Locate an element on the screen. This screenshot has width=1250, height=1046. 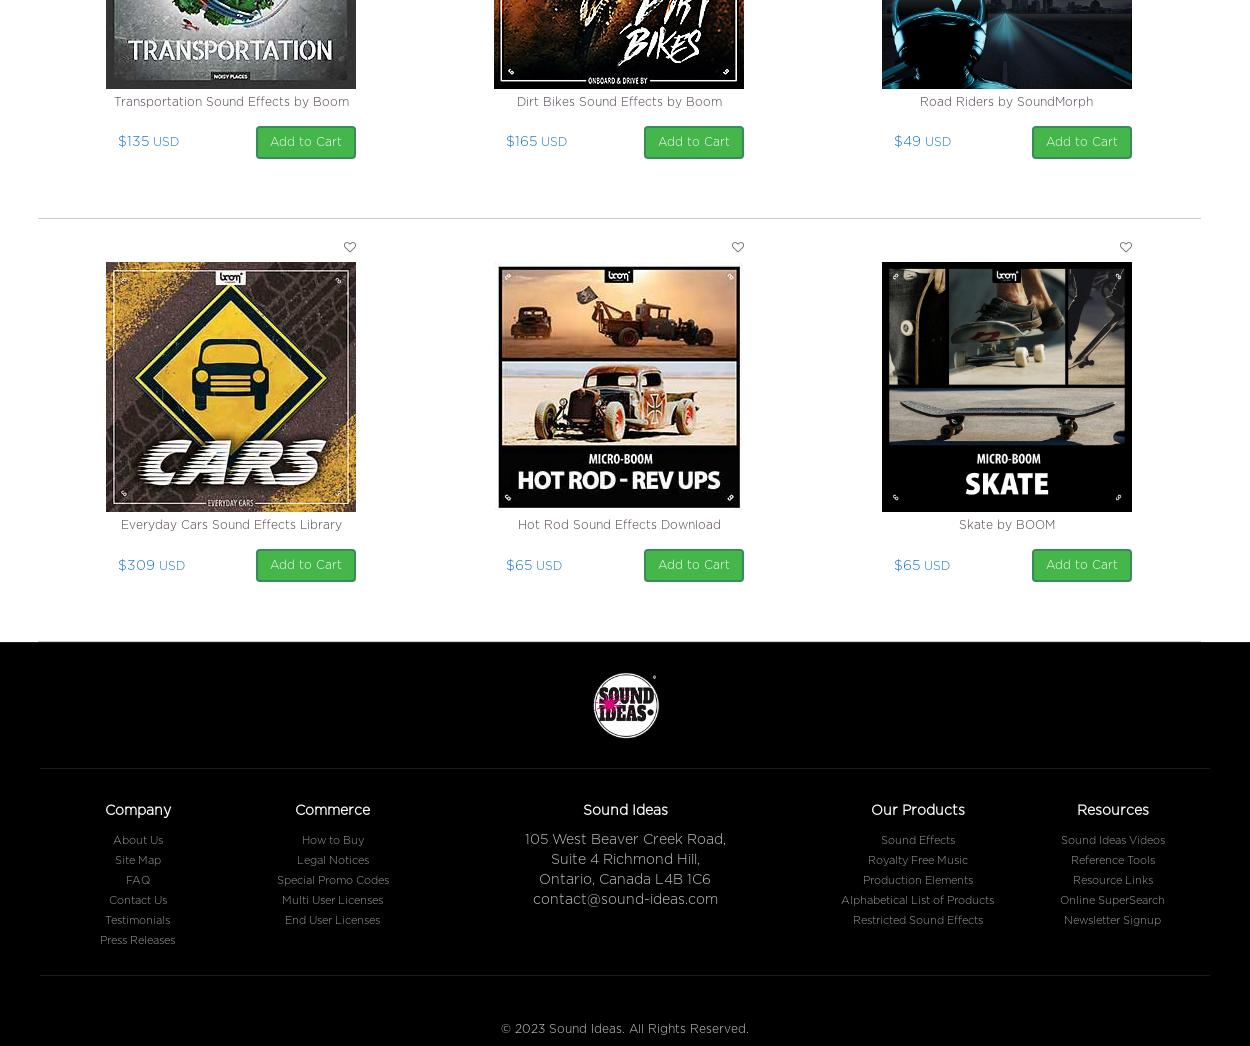
'$135' is located at coordinates (133, 141).